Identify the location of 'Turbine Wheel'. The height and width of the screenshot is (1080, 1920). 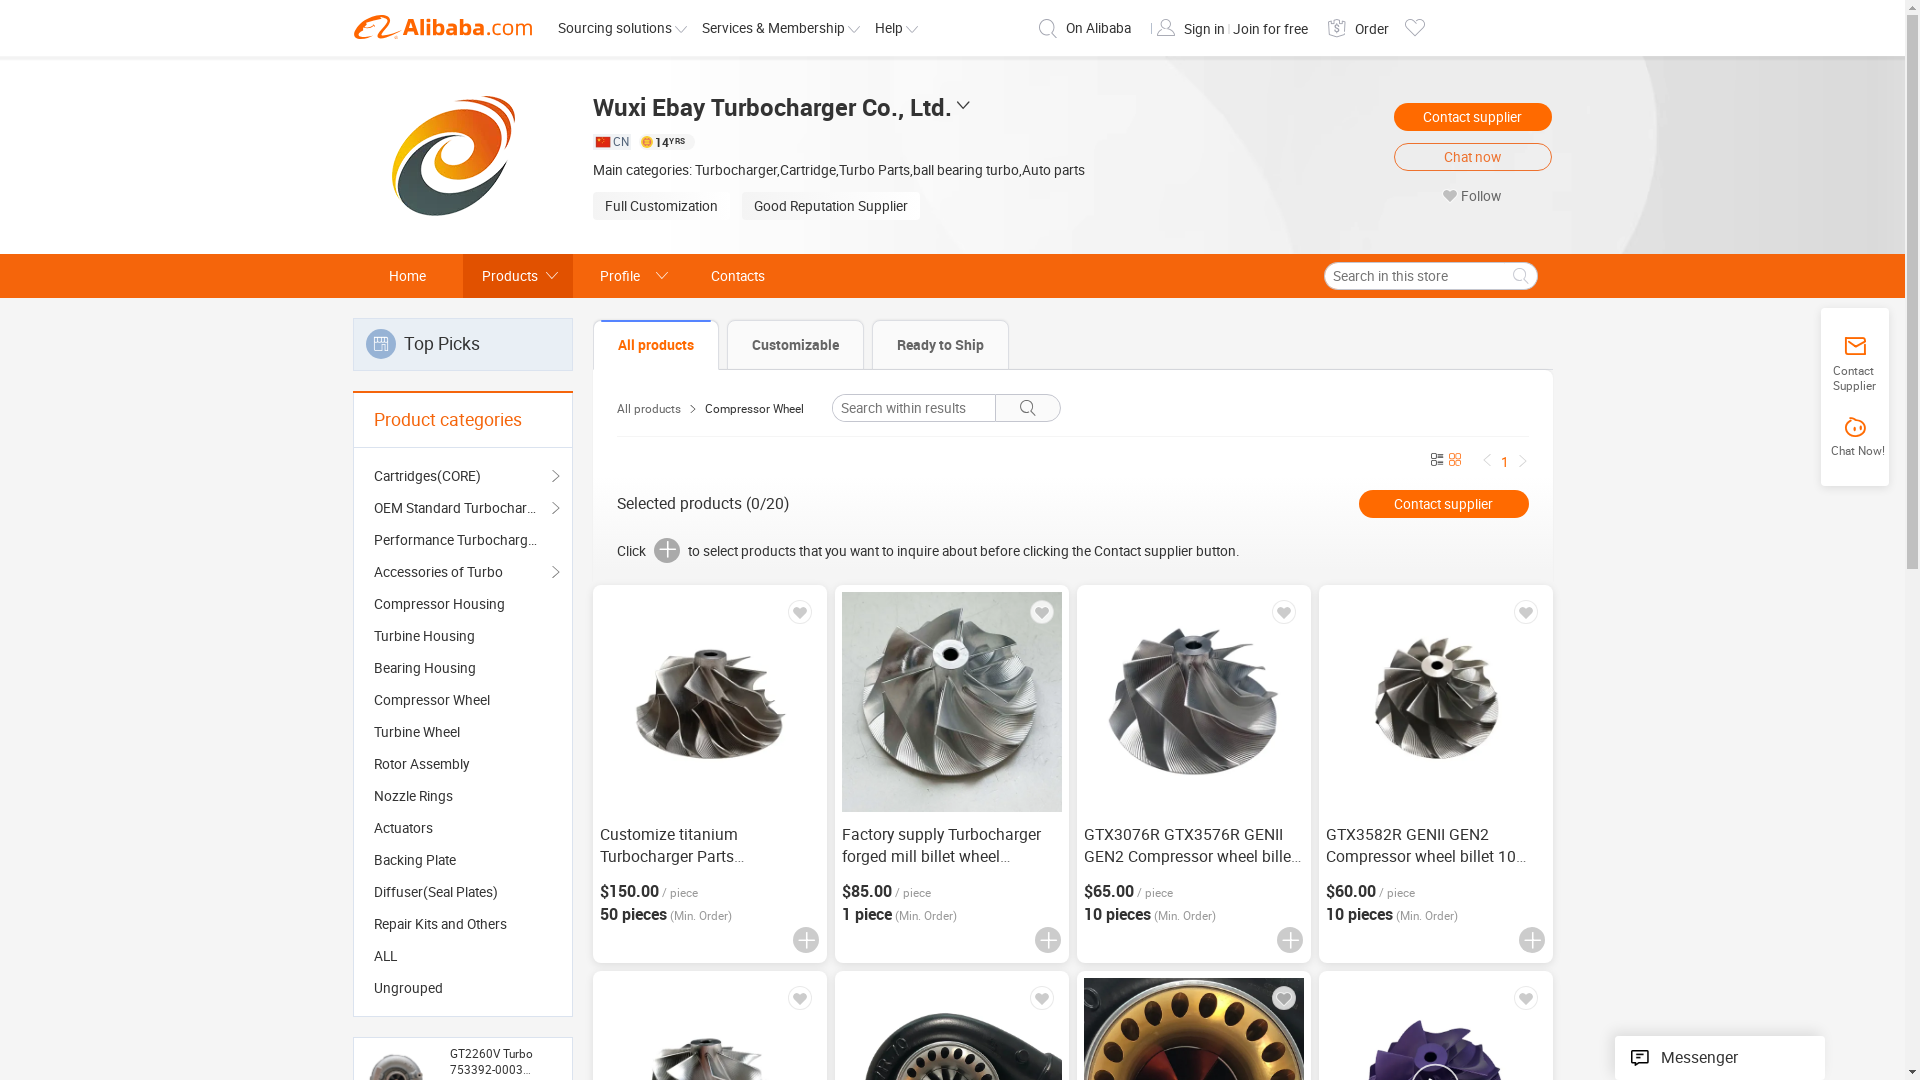
(461, 732).